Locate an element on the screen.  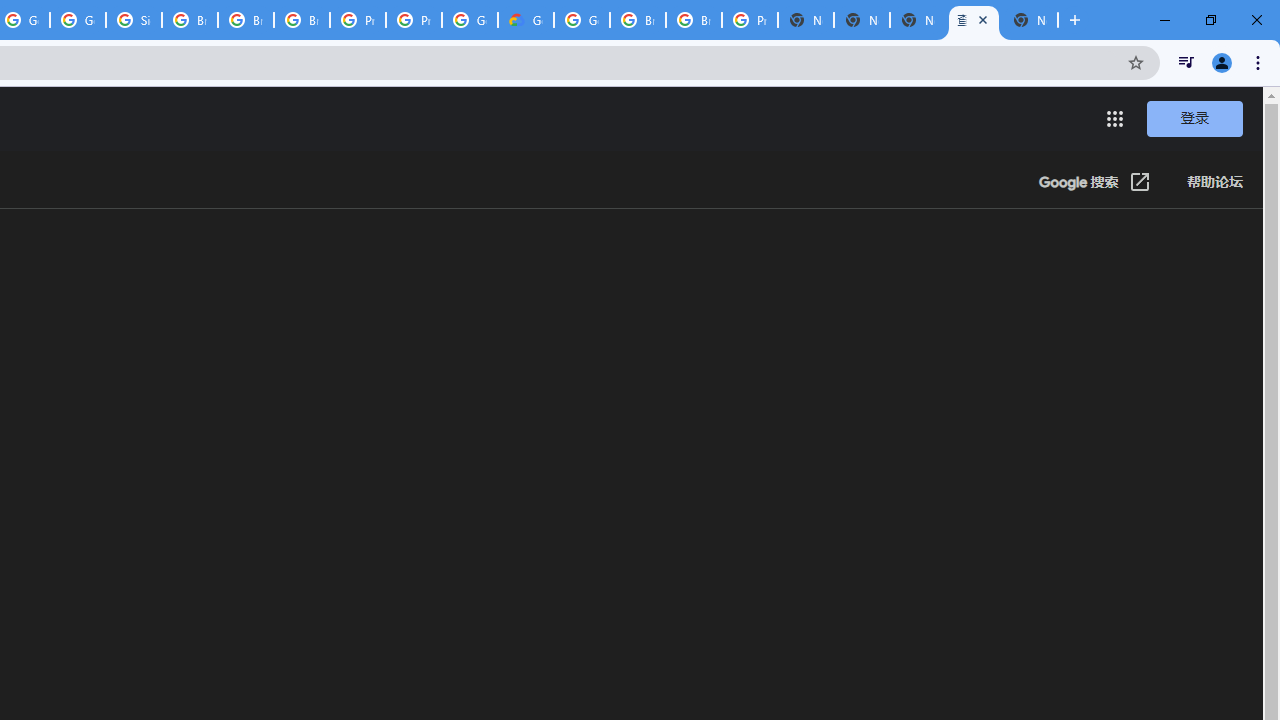
'Minimize' is located at coordinates (1165, 20).